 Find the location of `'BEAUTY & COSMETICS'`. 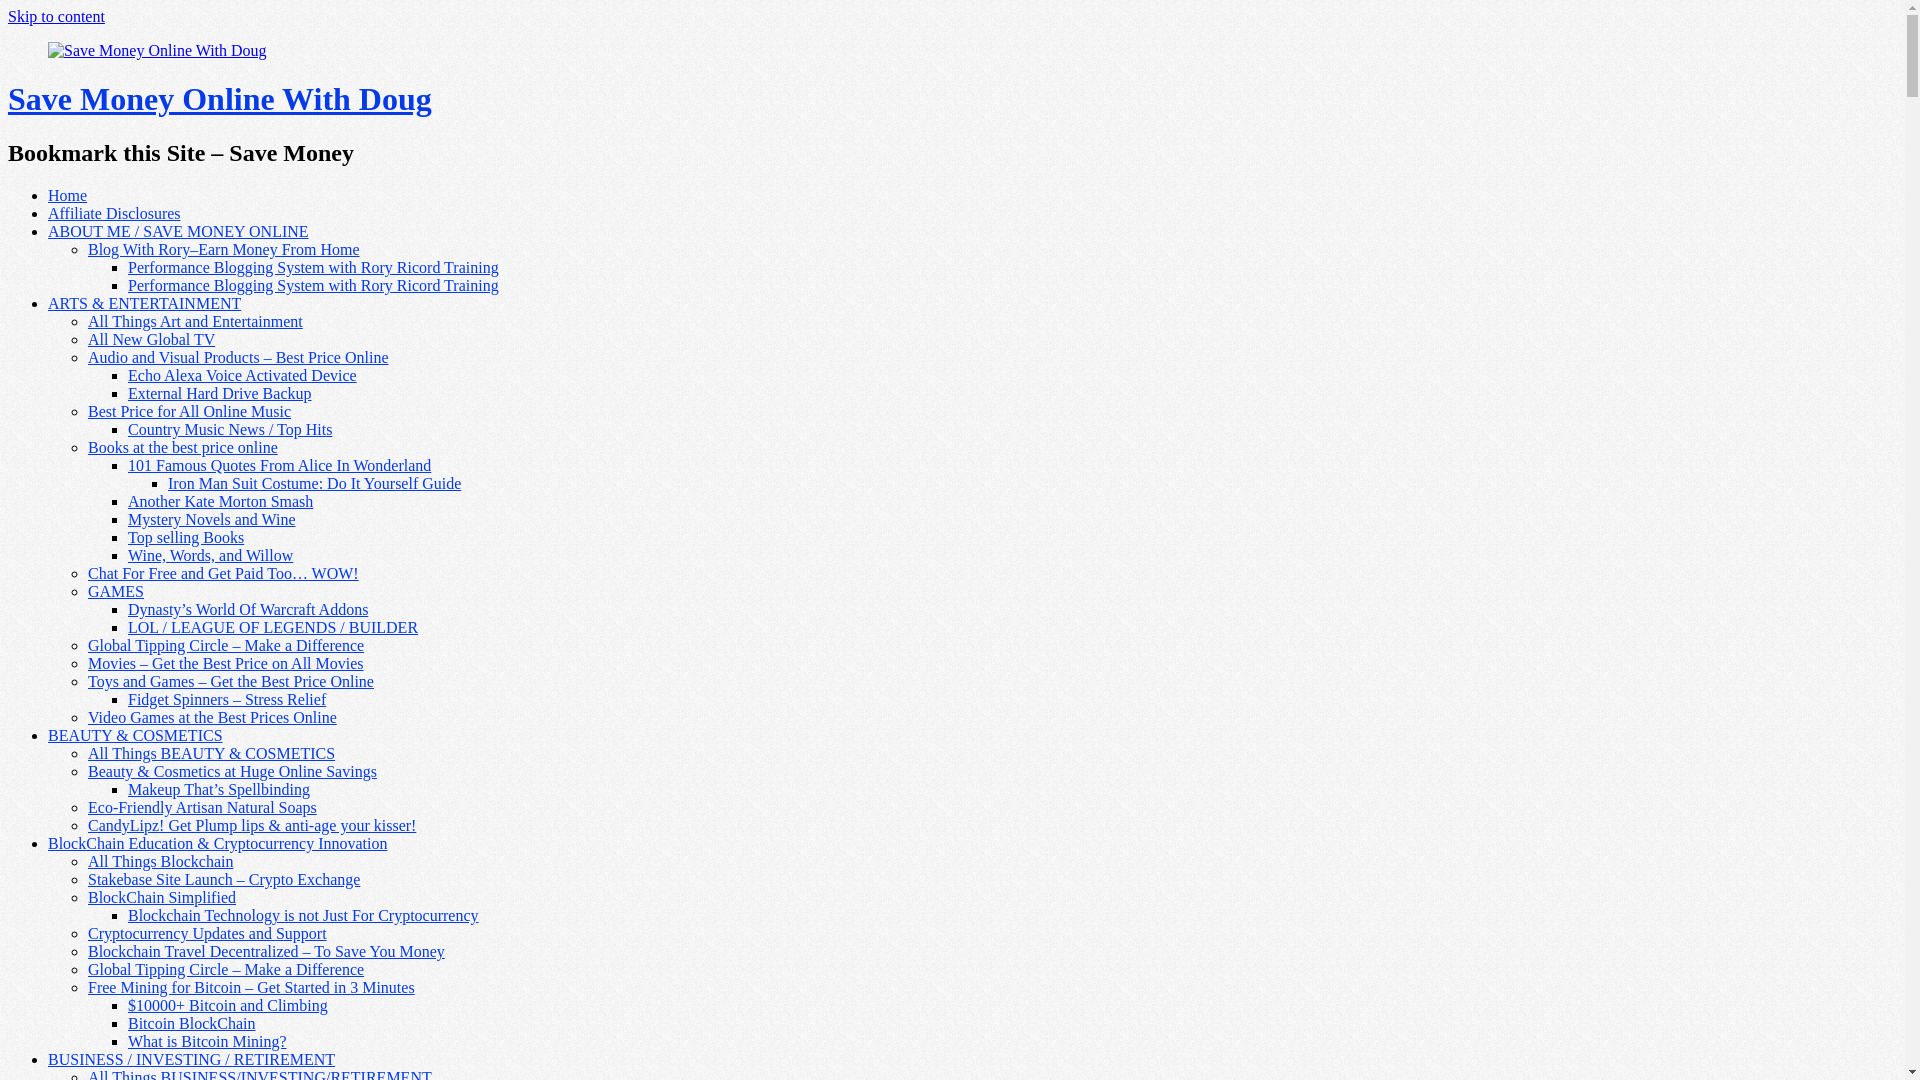

'BEAUTY & COSMETICS' is located at coordinates (134, 735).